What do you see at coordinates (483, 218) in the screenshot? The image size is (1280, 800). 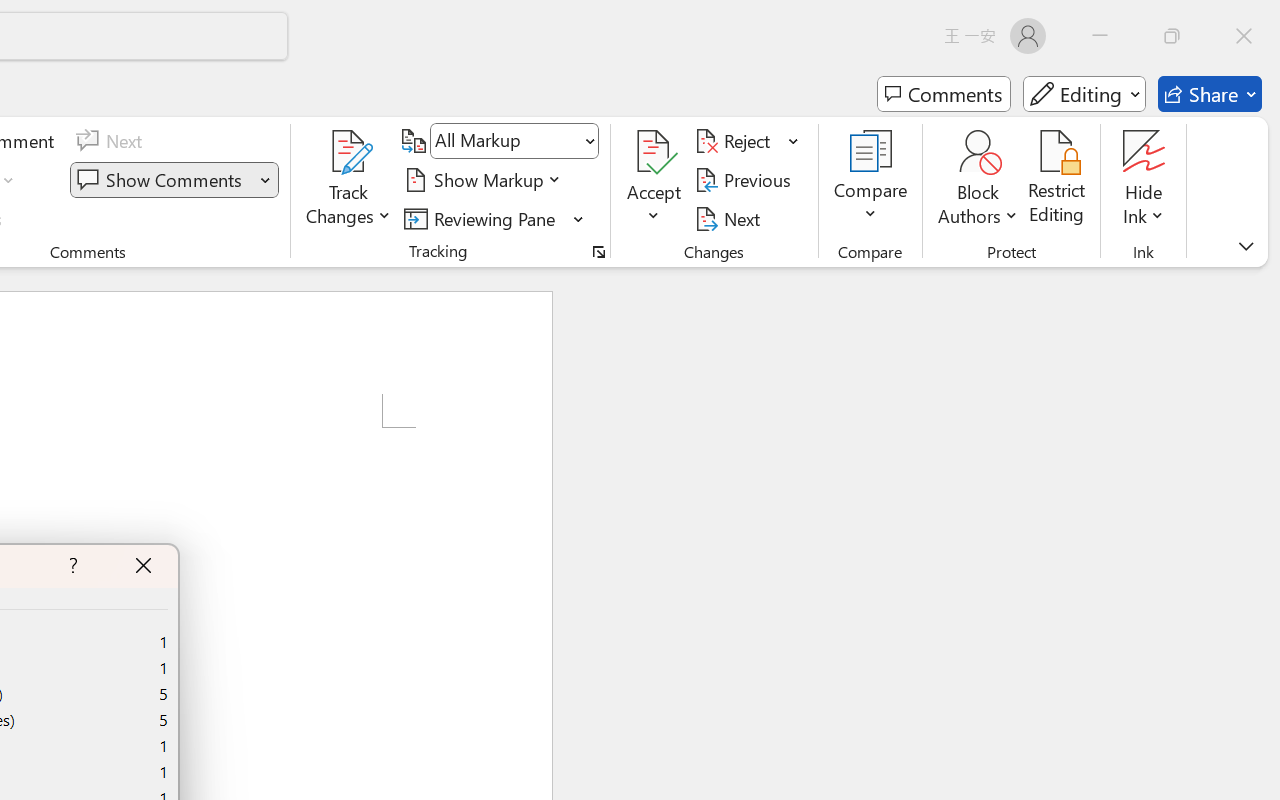 I see `'Reviewing Pane'` at bounding box center [483, 218].